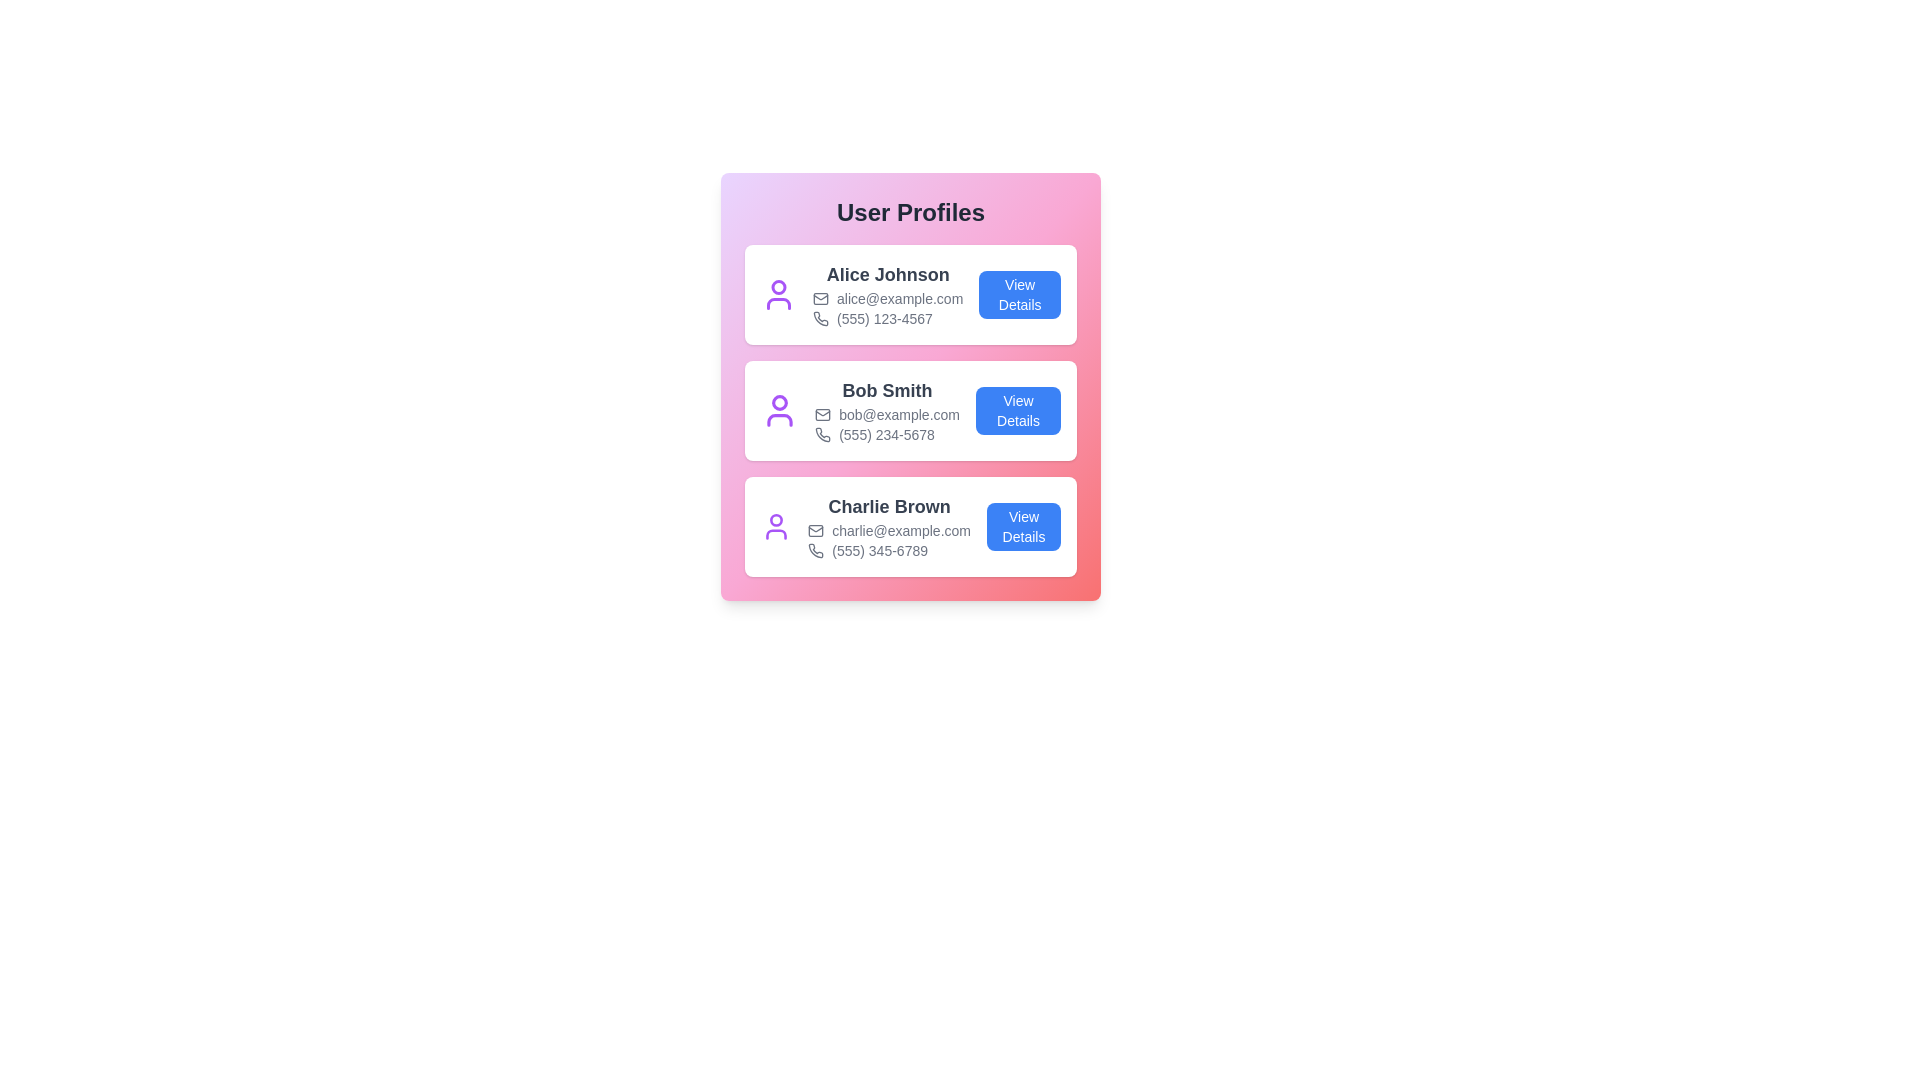 The image size is (1920, 1080). I want to click on the text content of email for user Bob Smith, so click(886, 414).